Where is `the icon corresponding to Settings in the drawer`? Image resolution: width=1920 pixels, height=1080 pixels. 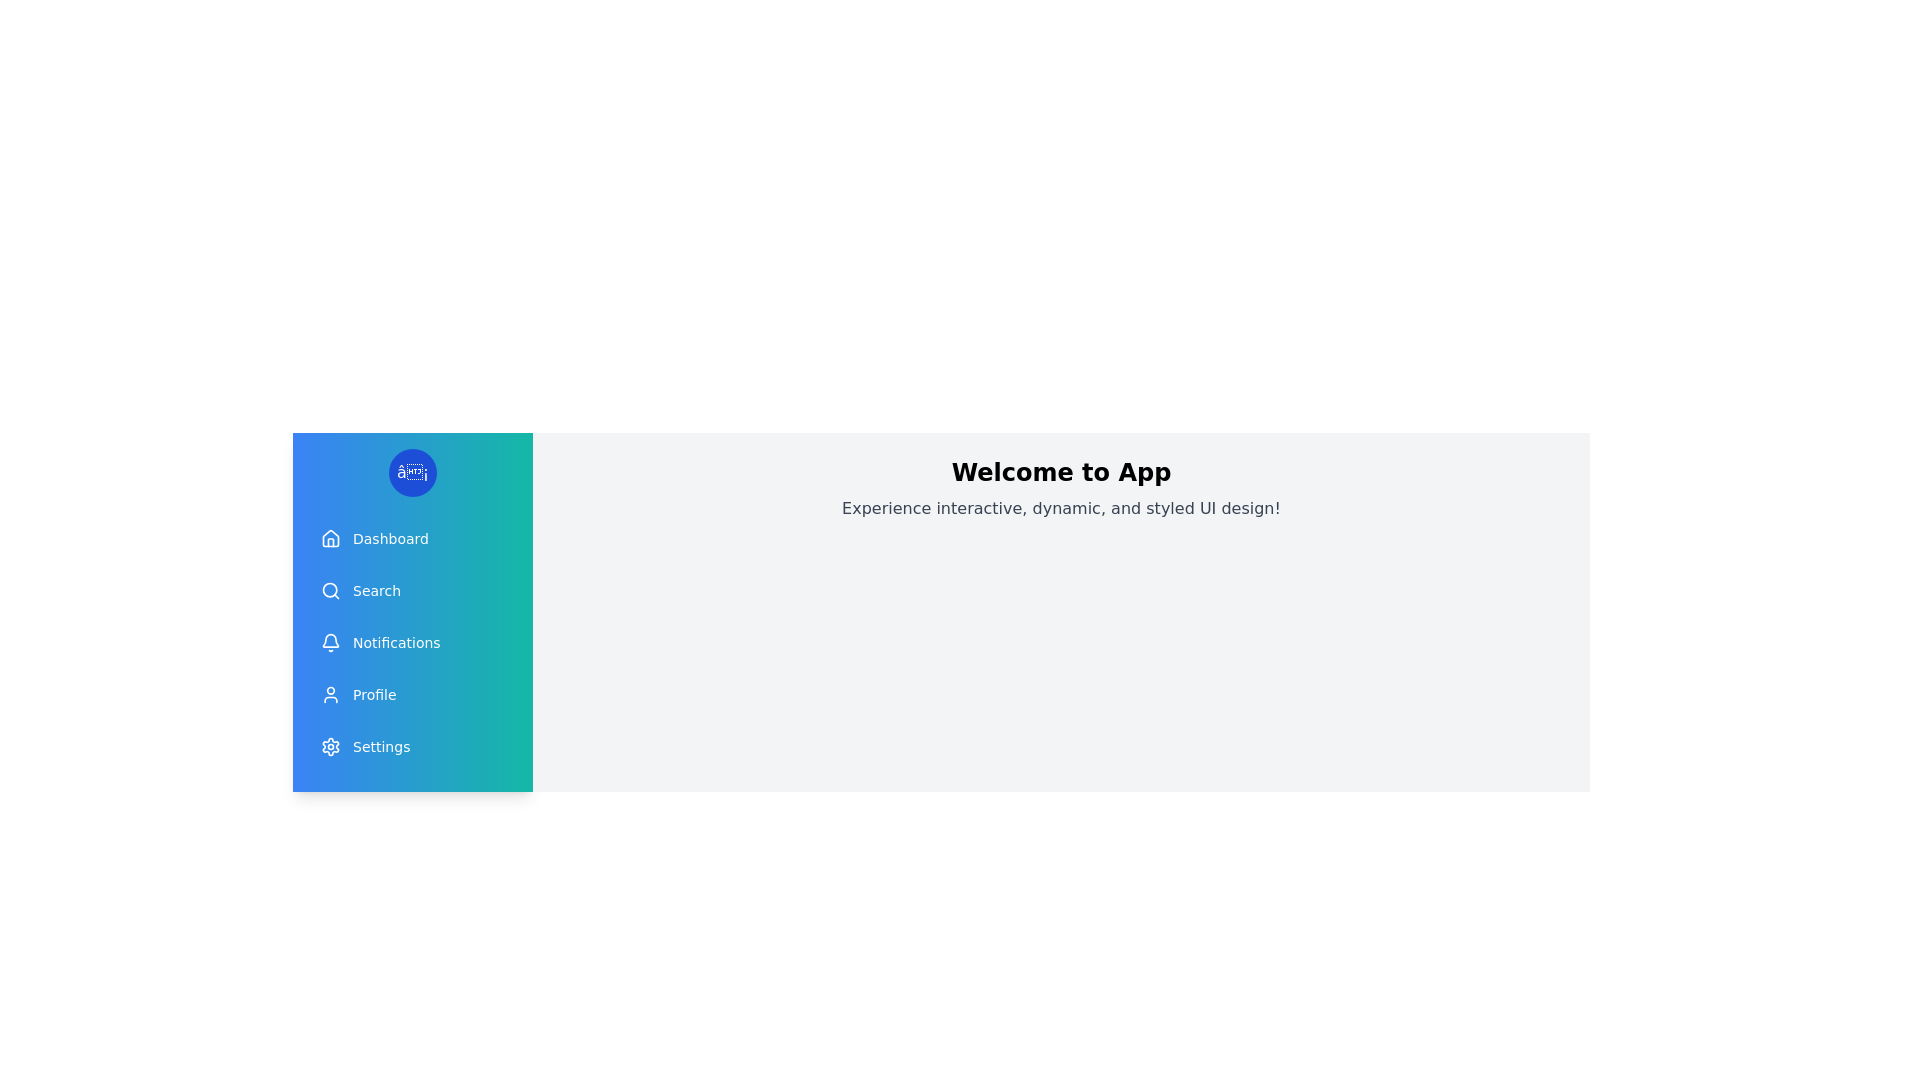 the icon corresponding to Settings in the drawer is located at coordinates (331, 747).